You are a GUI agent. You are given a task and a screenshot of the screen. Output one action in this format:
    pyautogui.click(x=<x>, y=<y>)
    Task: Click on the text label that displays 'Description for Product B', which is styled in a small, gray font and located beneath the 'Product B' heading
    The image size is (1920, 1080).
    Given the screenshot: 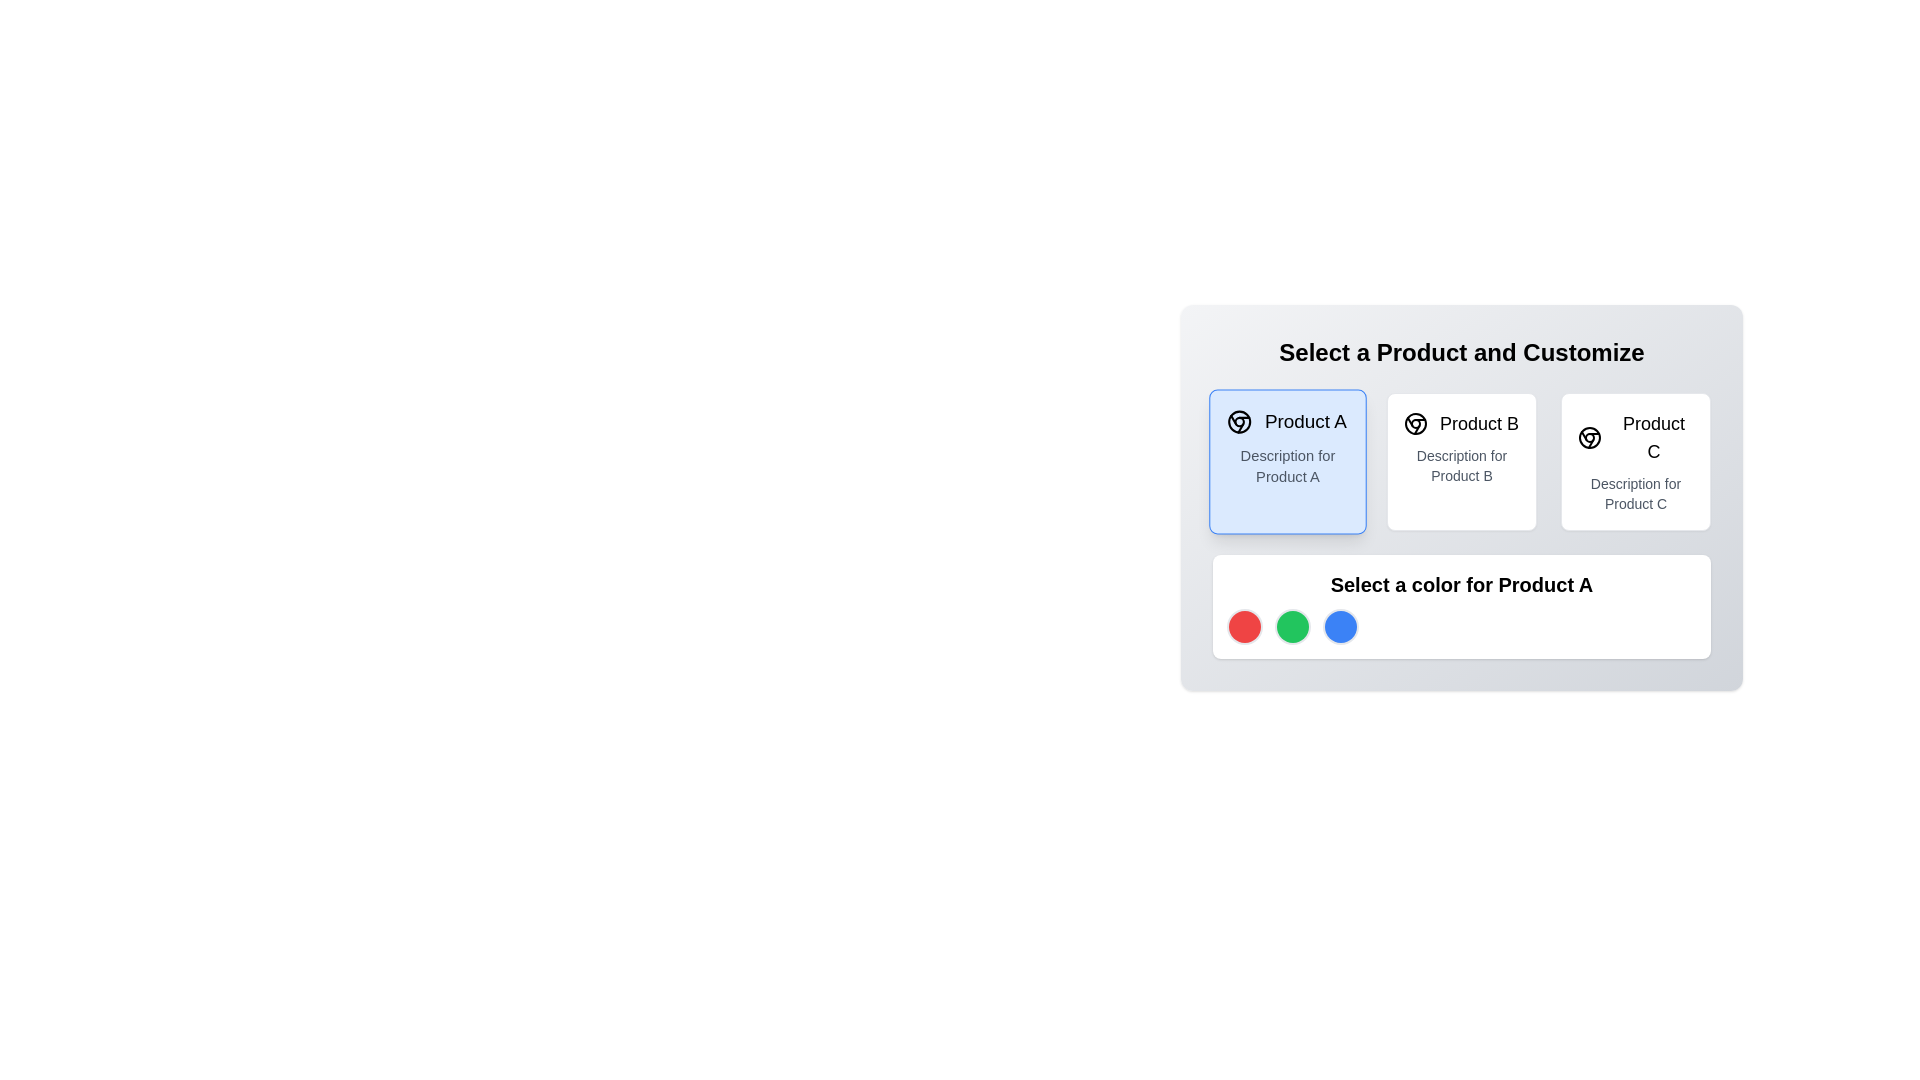 What is the action you would take?
    pyautogui.click(x=1462, y=466)
    